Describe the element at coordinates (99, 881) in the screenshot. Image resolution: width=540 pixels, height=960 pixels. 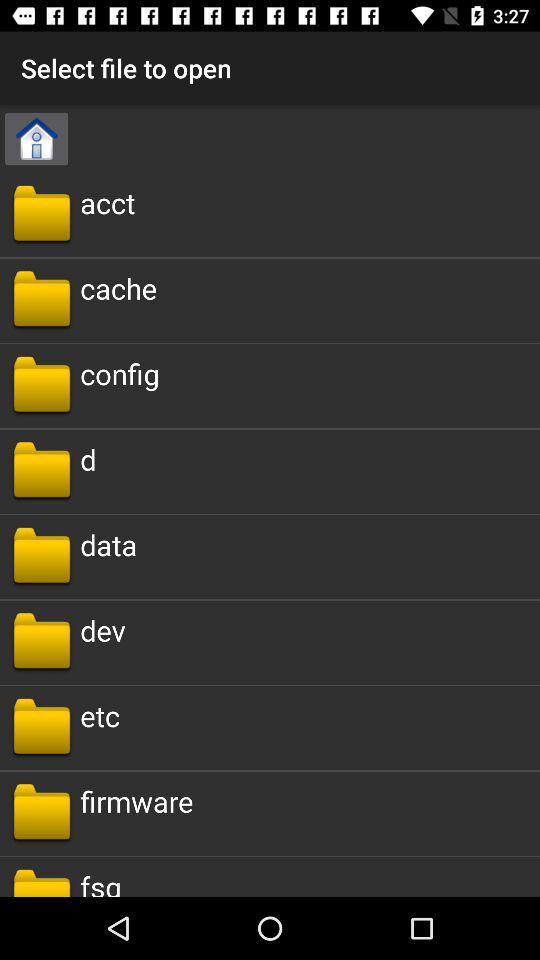
I see `the icon below firmware item` at that location.